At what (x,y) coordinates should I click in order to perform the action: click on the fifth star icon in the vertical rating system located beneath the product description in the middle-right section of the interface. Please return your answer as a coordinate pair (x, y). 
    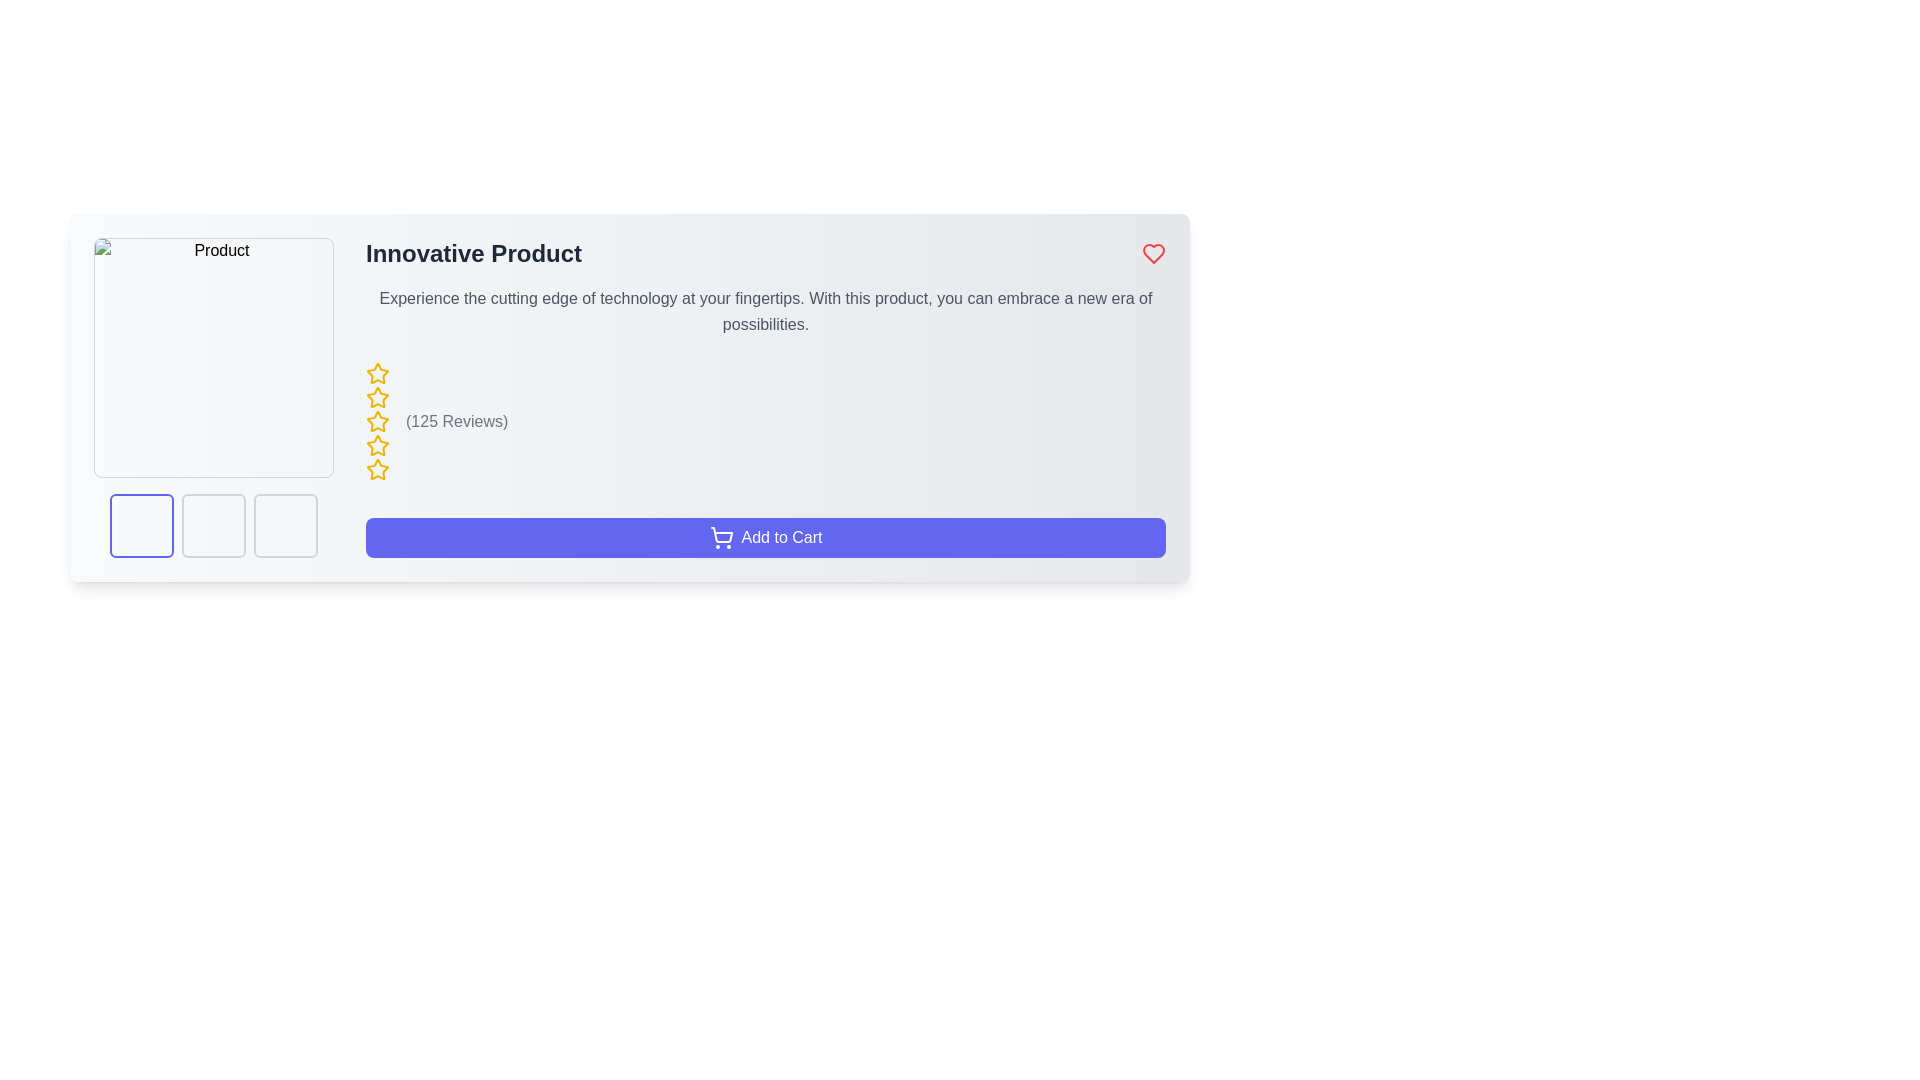
    Looking at the image, I should click on (378, 445).